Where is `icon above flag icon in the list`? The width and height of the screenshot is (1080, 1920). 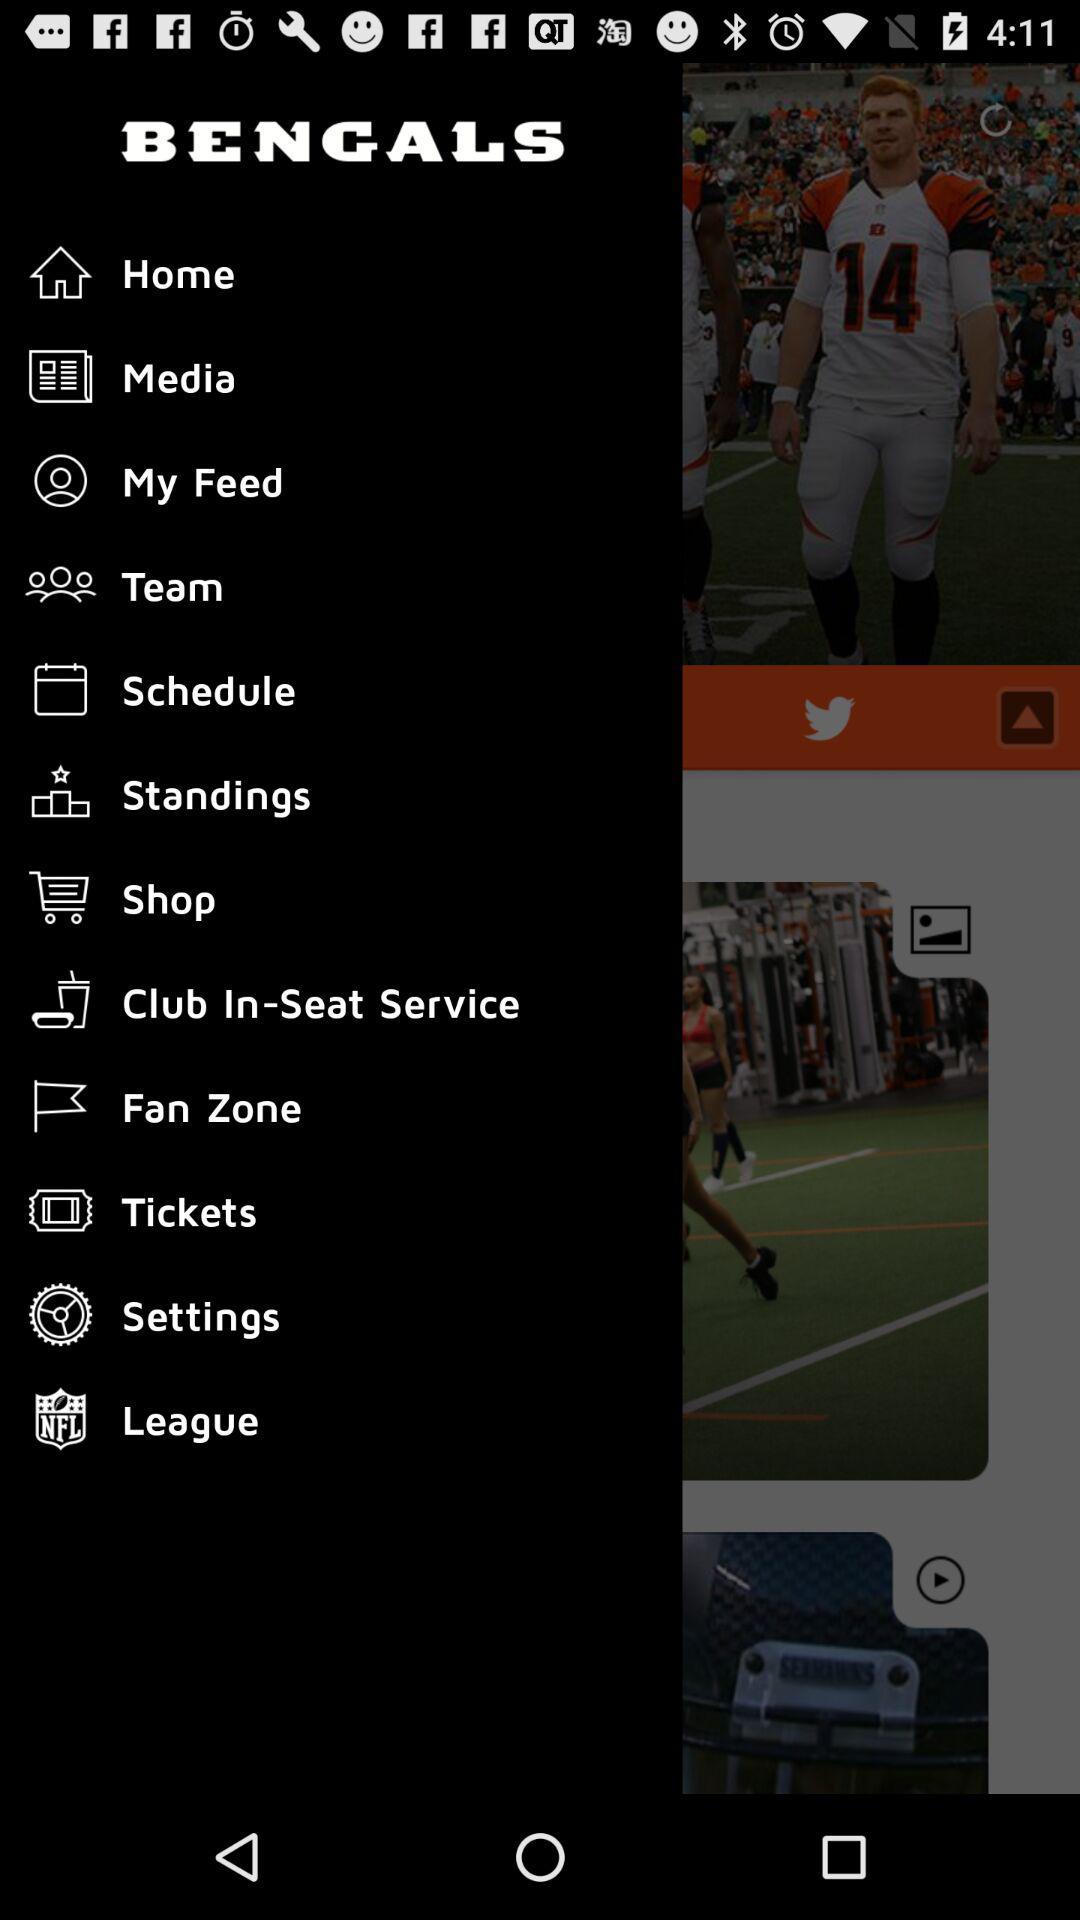
icon above flag icon in the list is located at coordinates (60, 1002).